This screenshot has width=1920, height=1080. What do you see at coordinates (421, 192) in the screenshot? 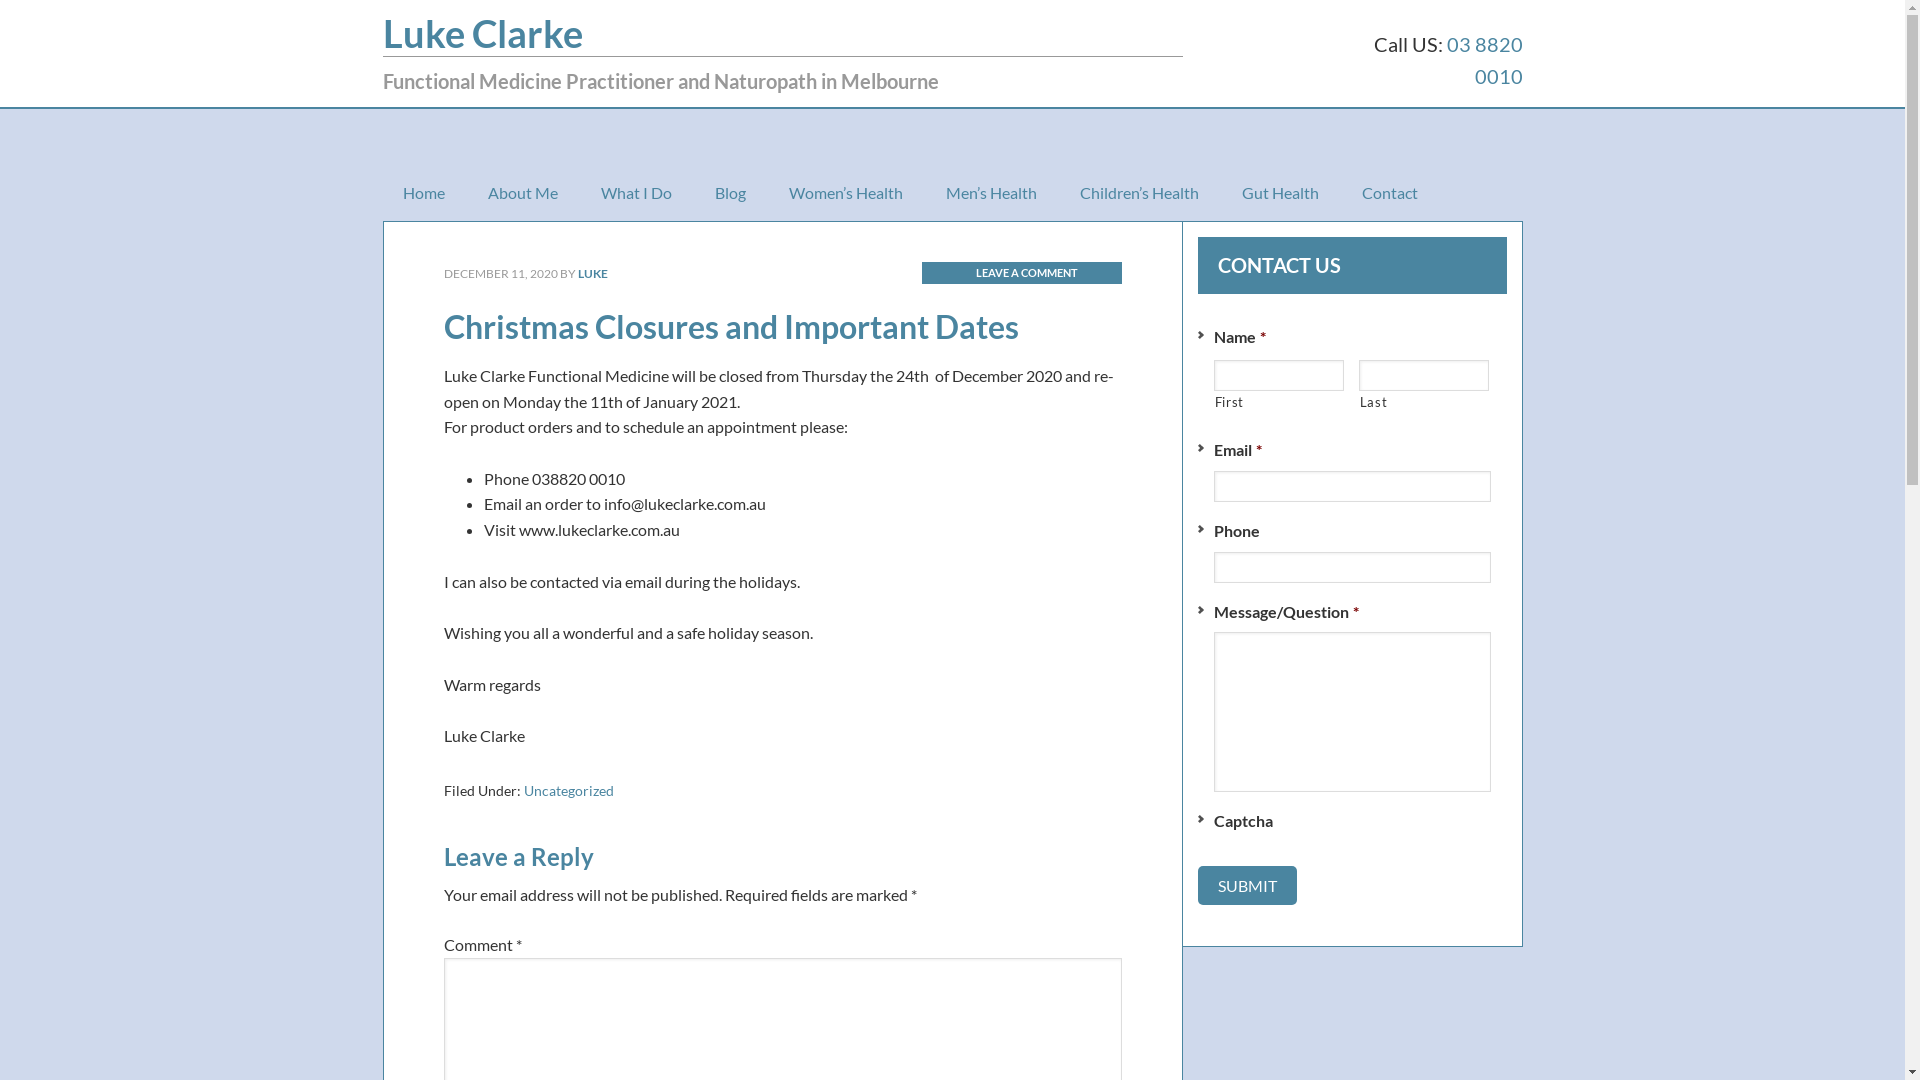
I see `'Home'` at bounding box center [421, 192].